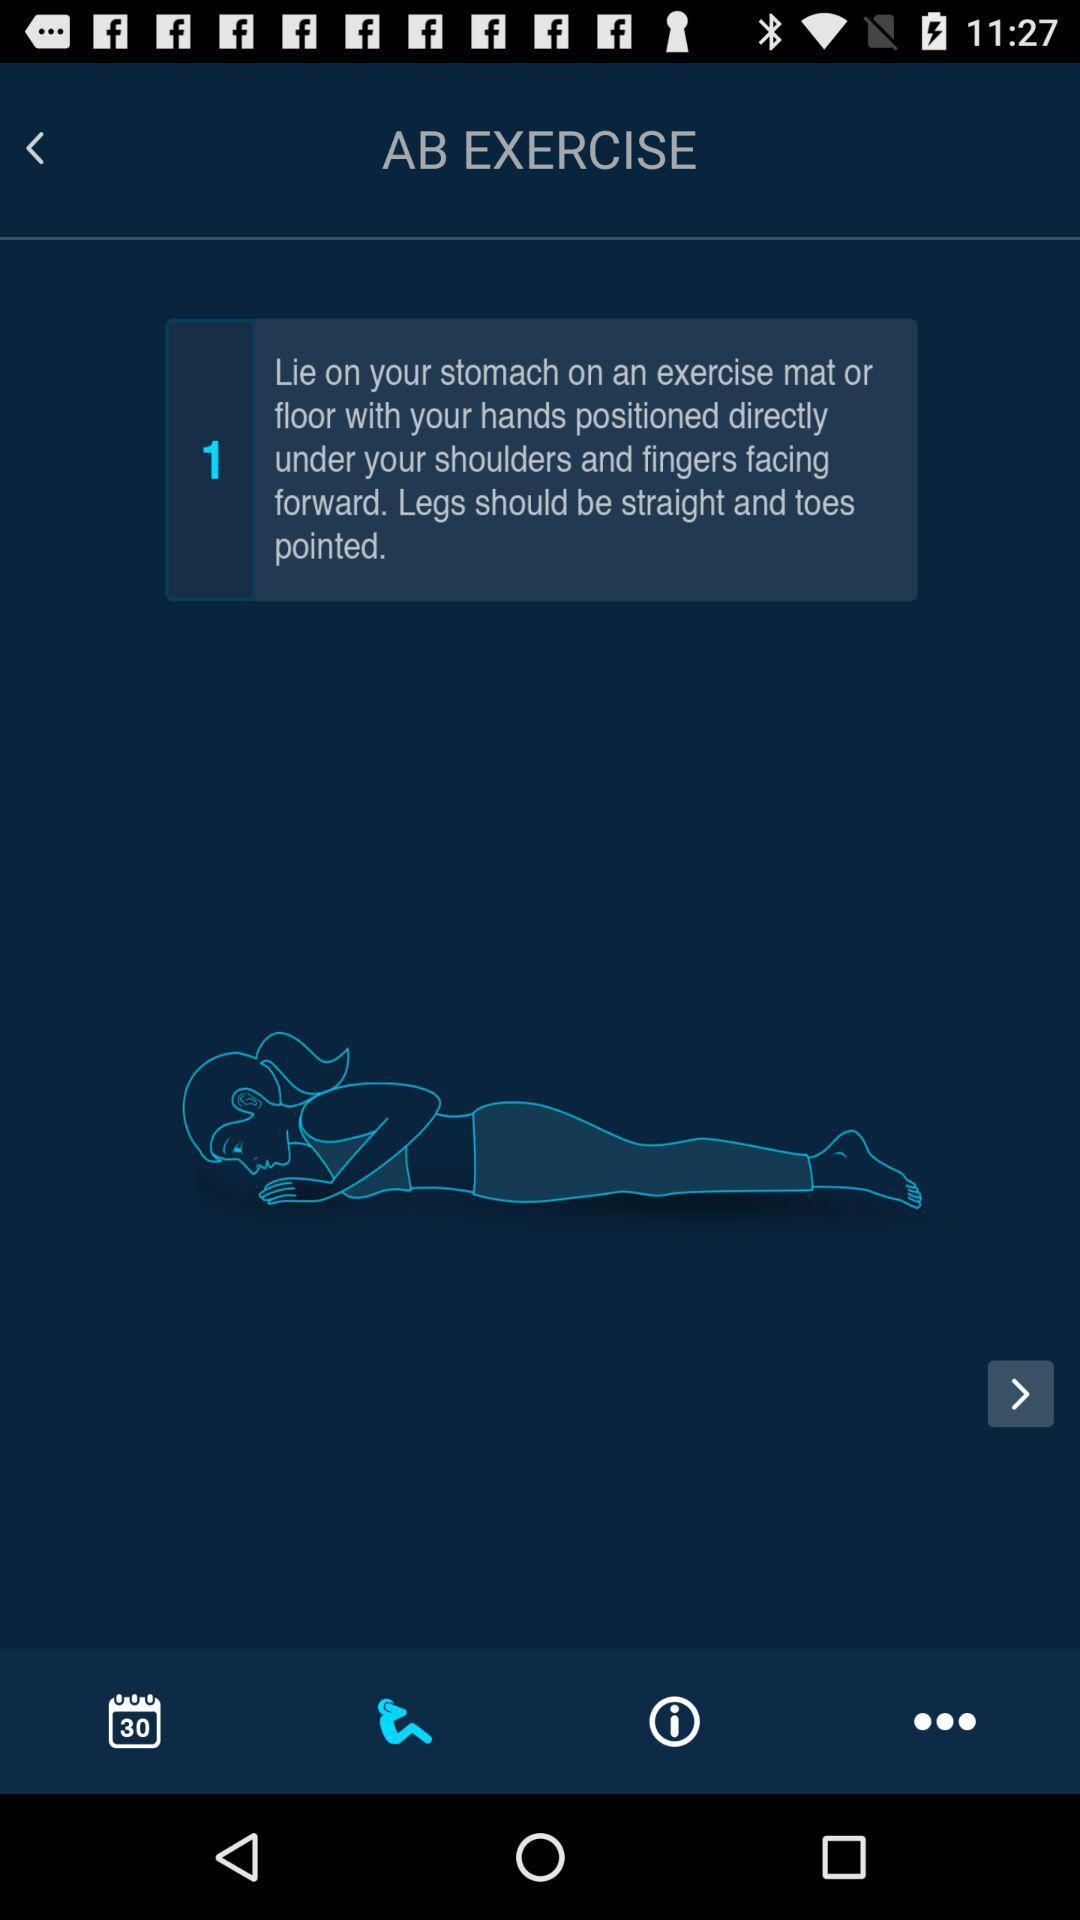  I want to click on the arrow_forward icon, so click(1027, 1512).